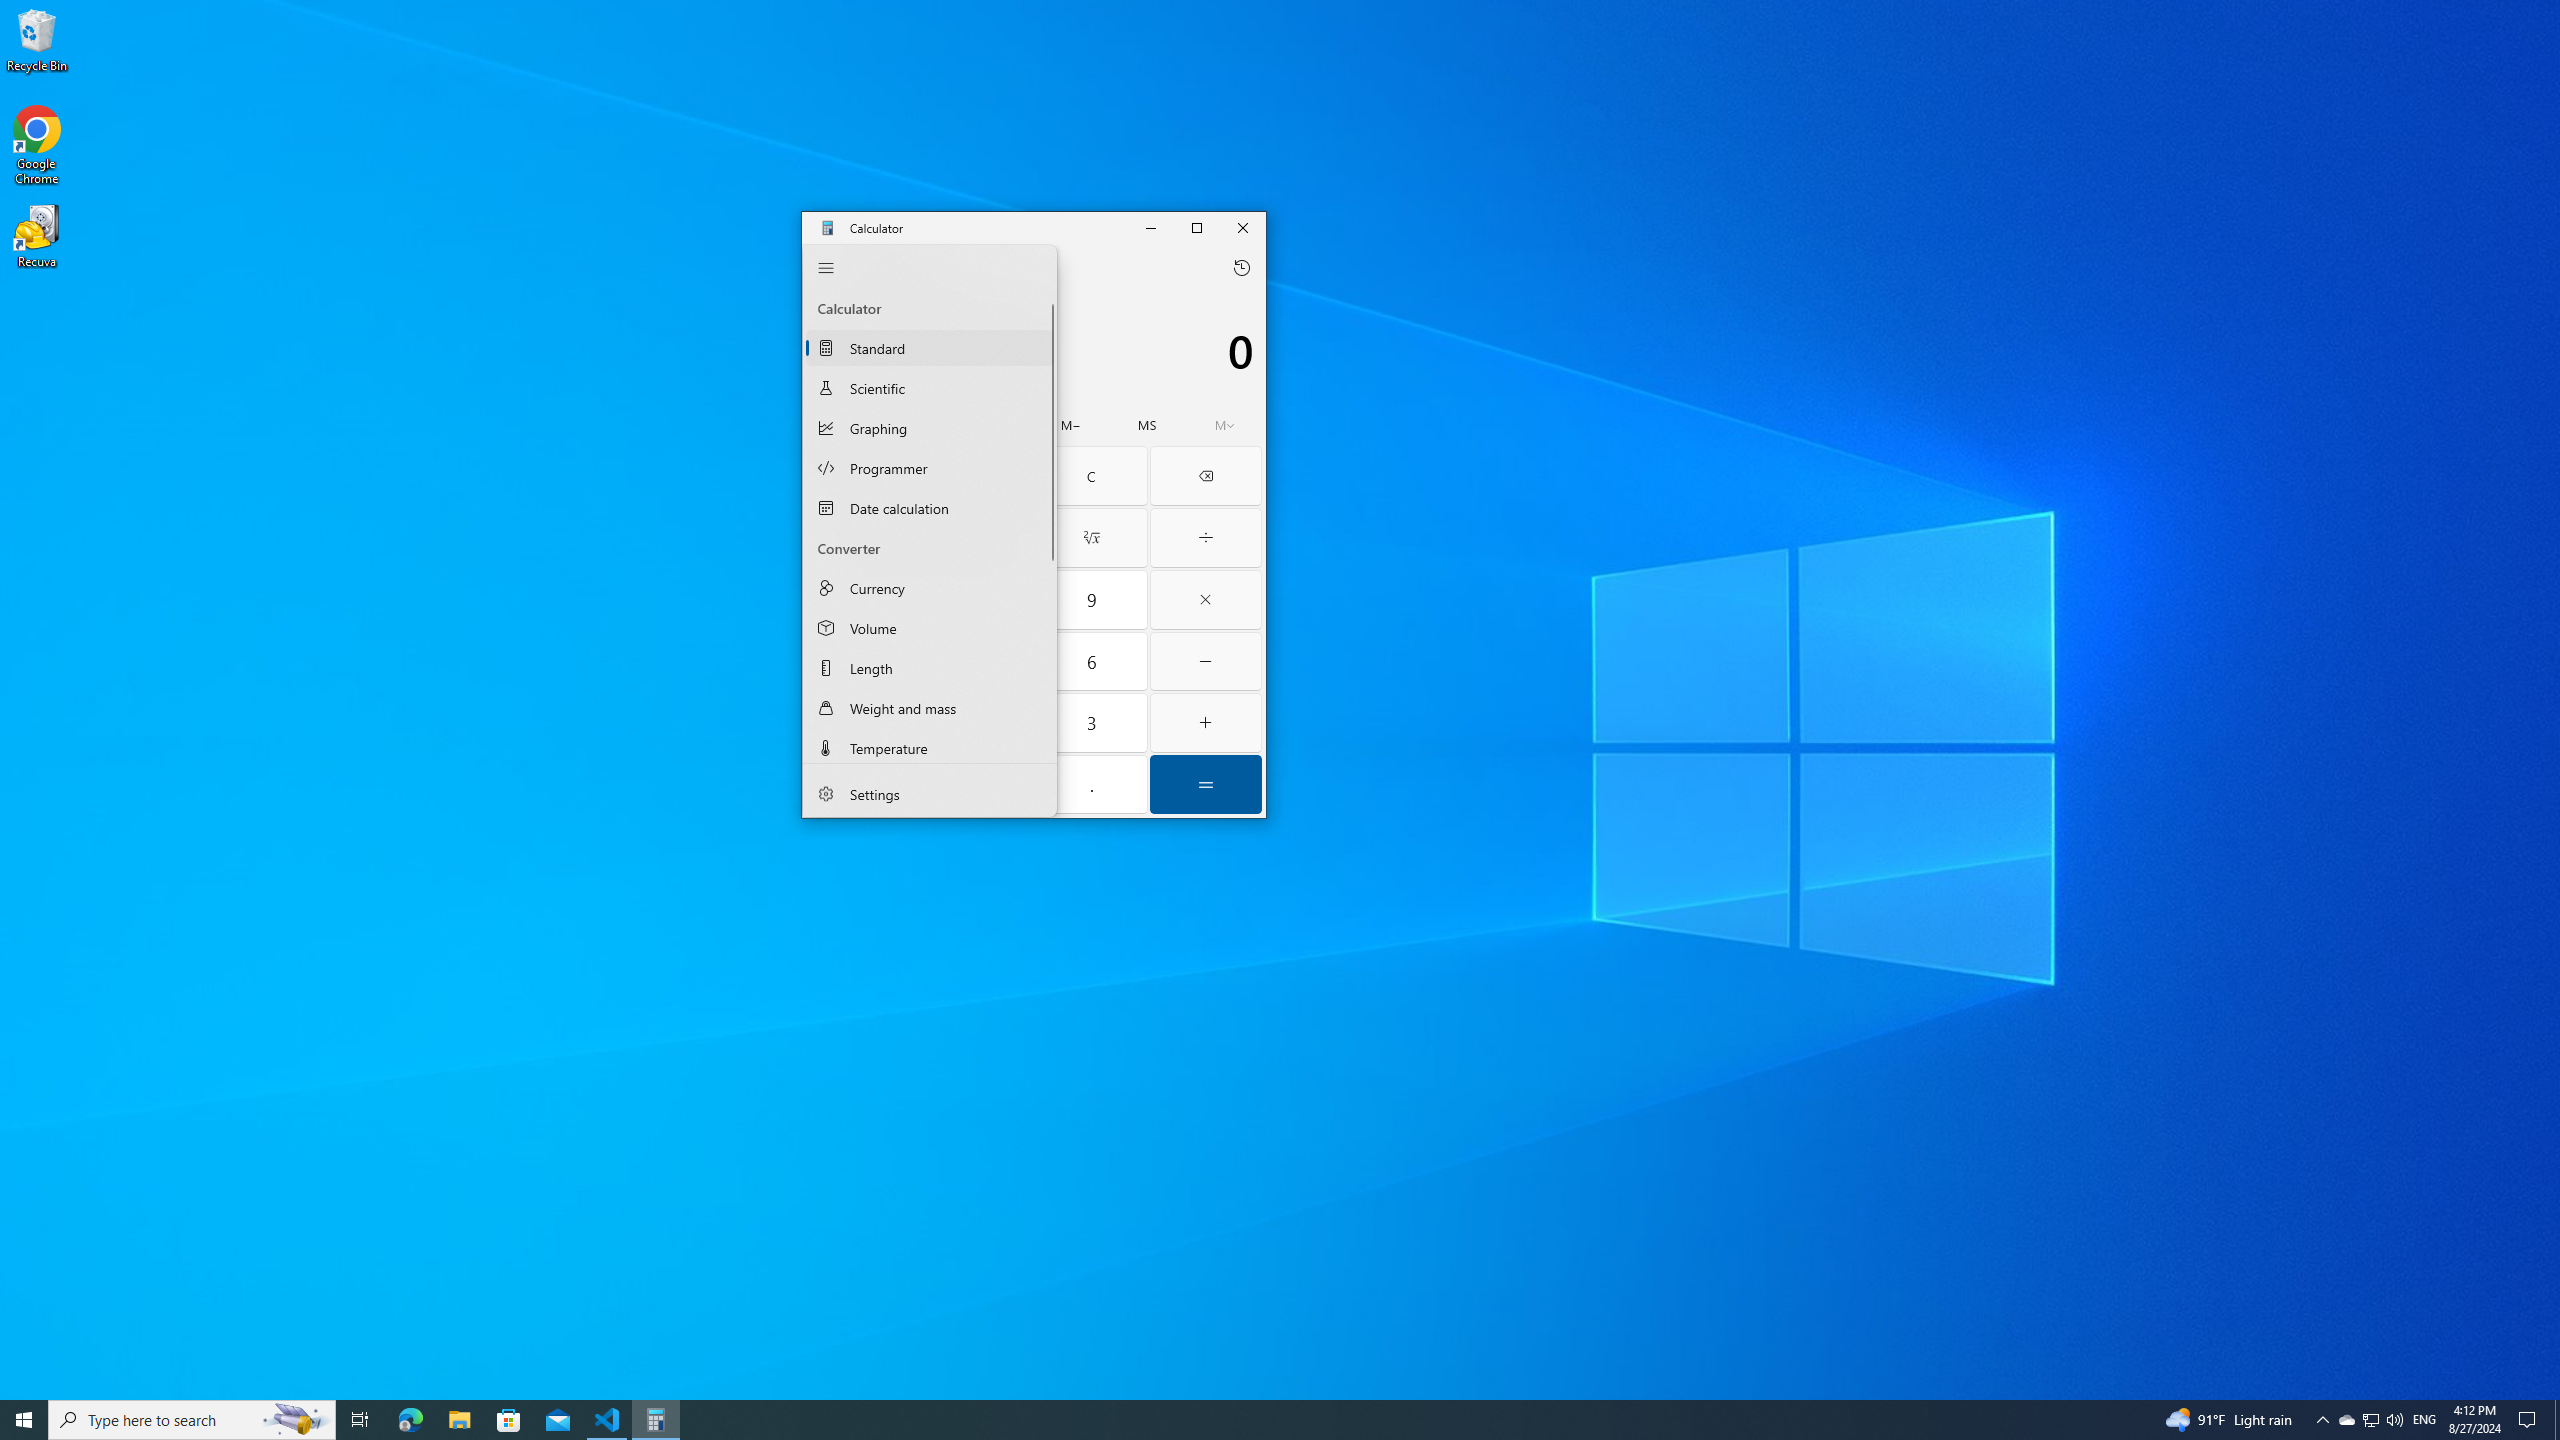 The width and height of the screenshot is (2560, 1440). What do you see at coordinates (1091, 784) in the screenshot?
I see `'Decimal separator'` at bounding box center [1091, 784].